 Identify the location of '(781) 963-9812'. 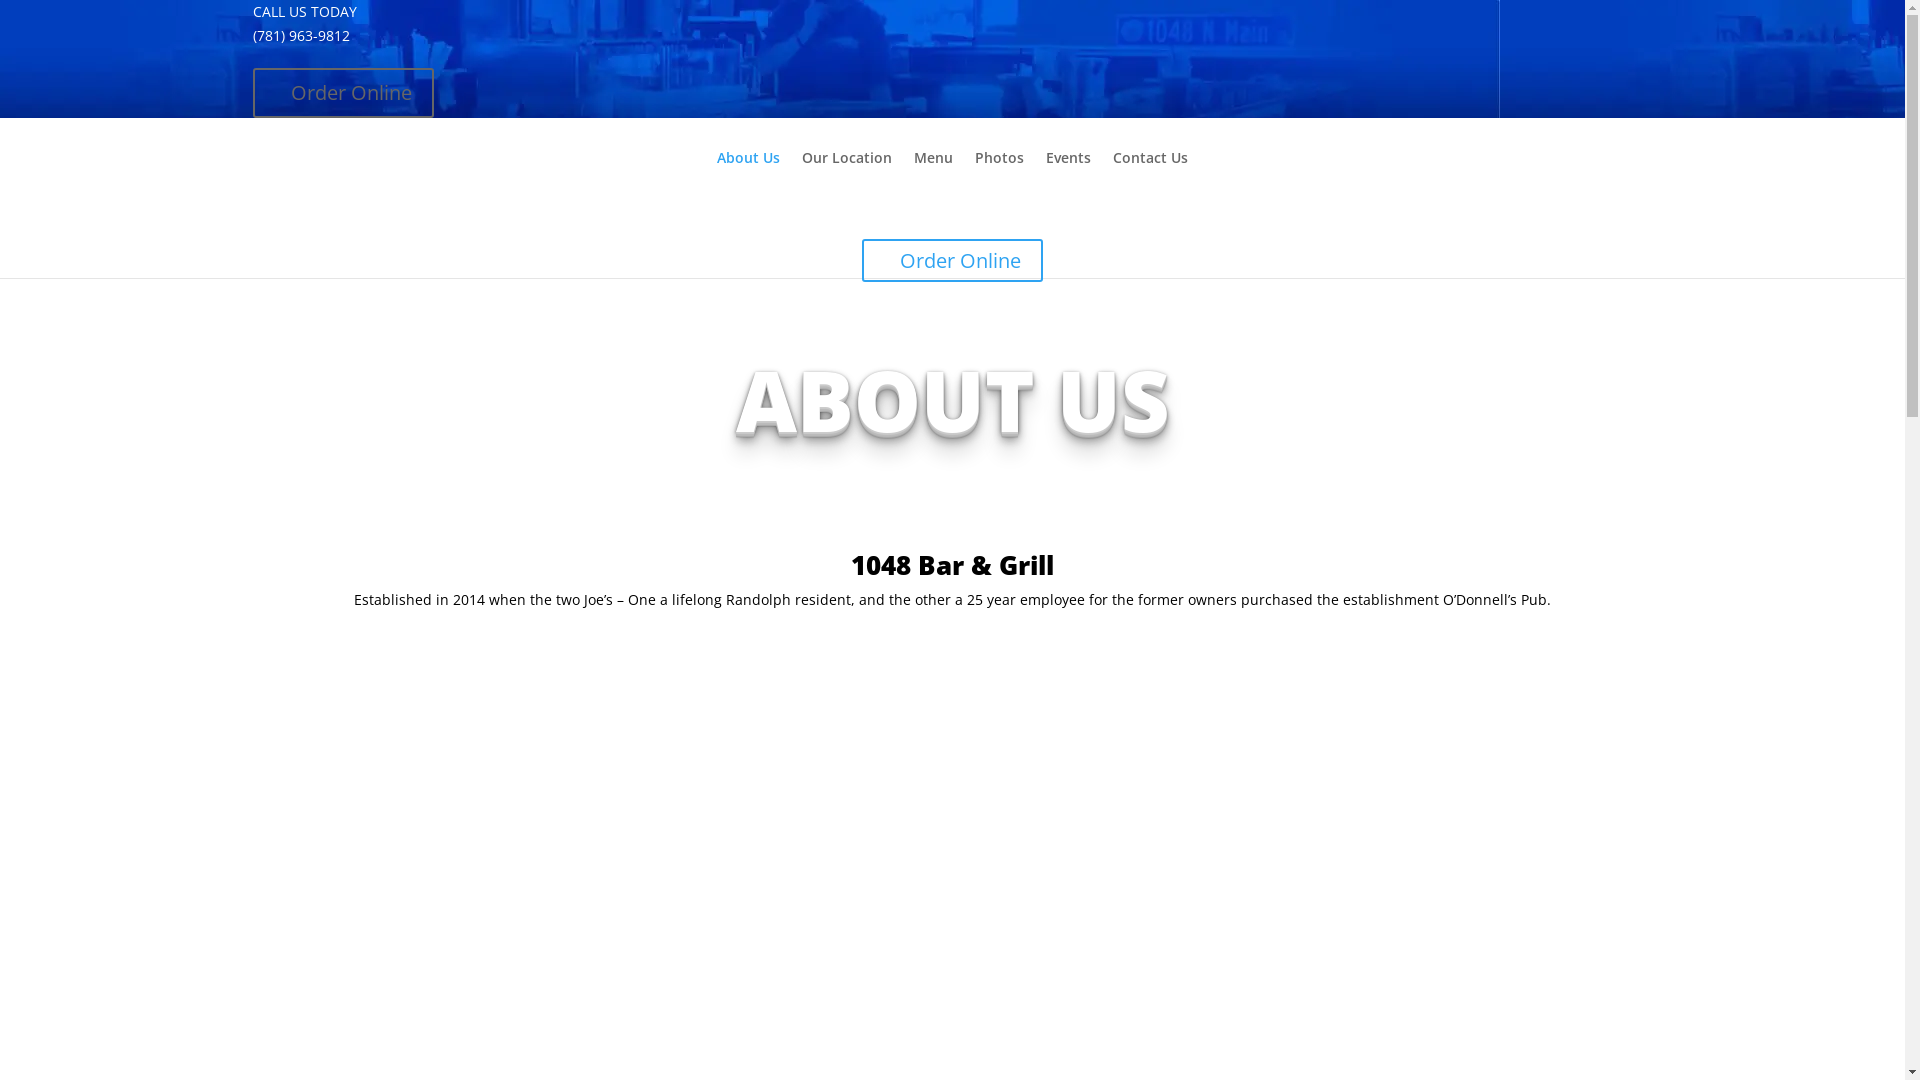
(299, 35).